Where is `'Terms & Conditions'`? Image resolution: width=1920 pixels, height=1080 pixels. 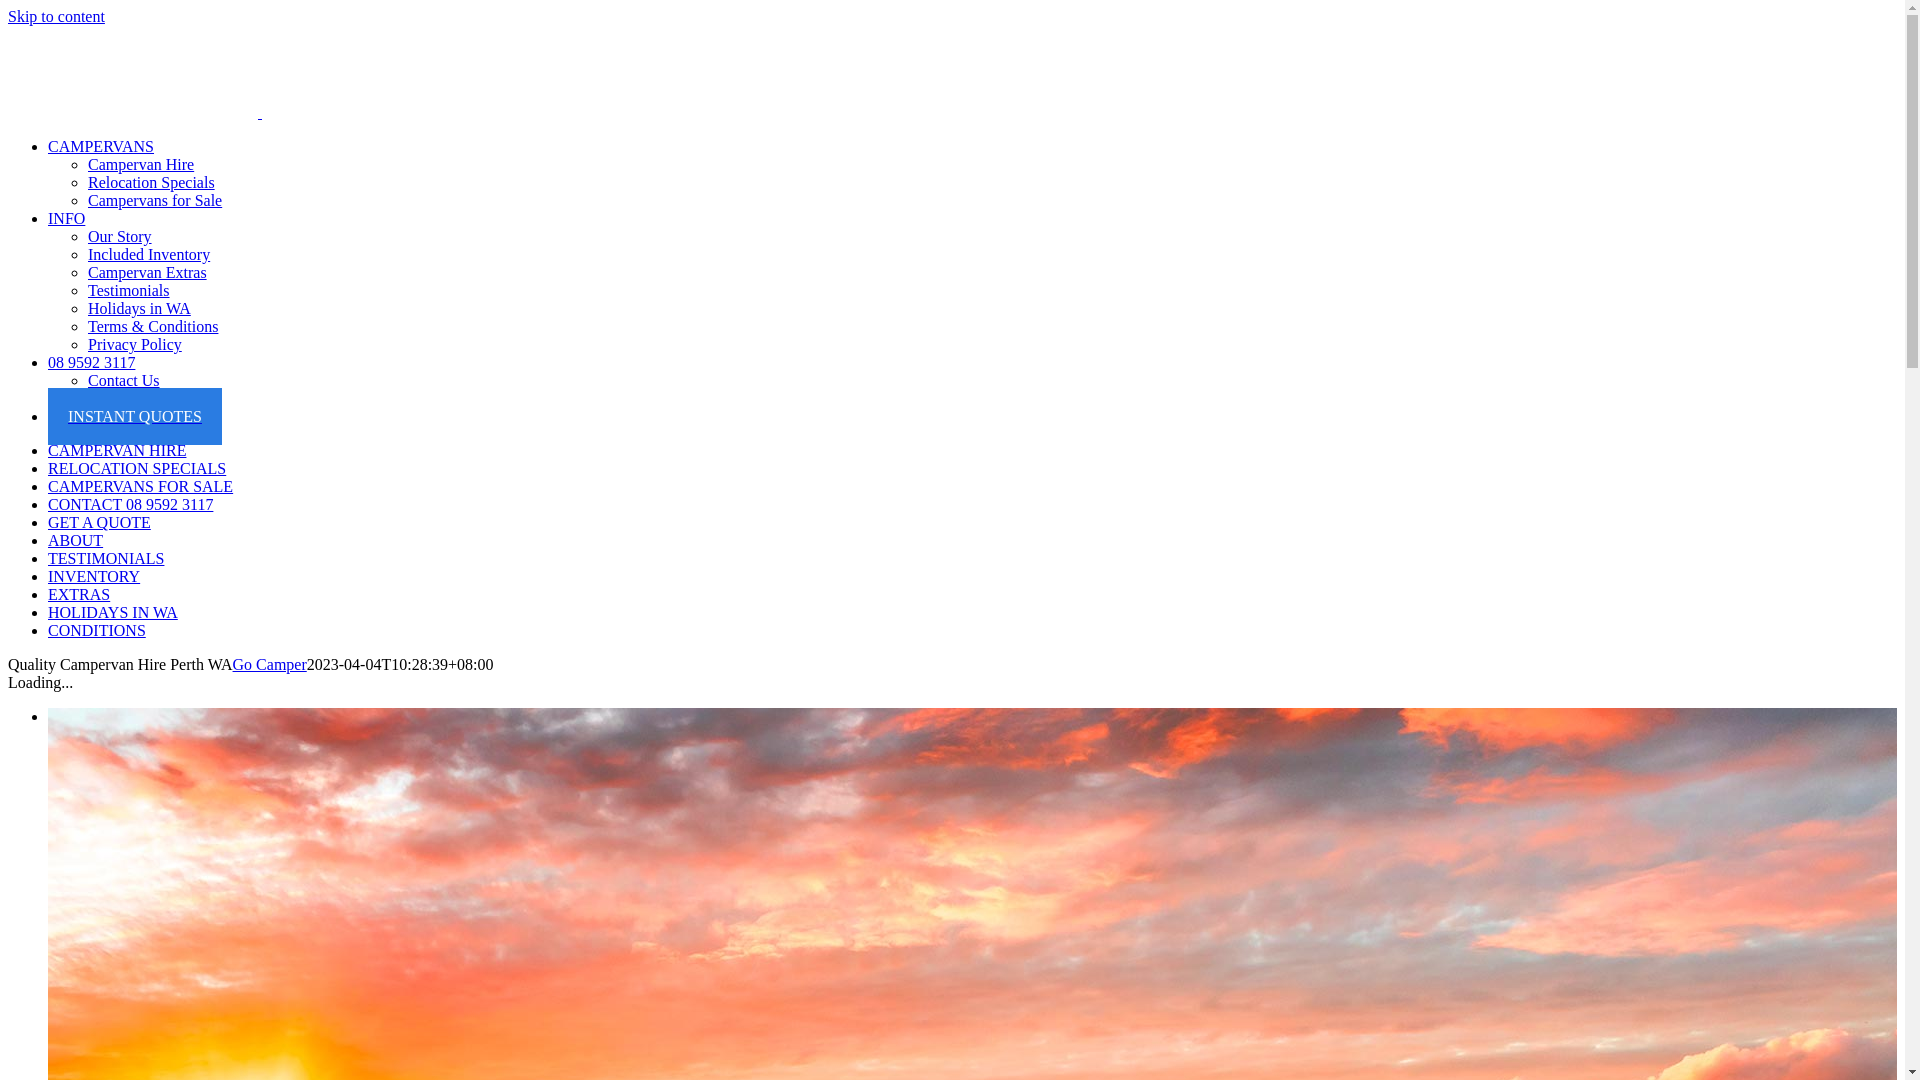
'Terms & Conditions' is located at coordinates (86, 325).